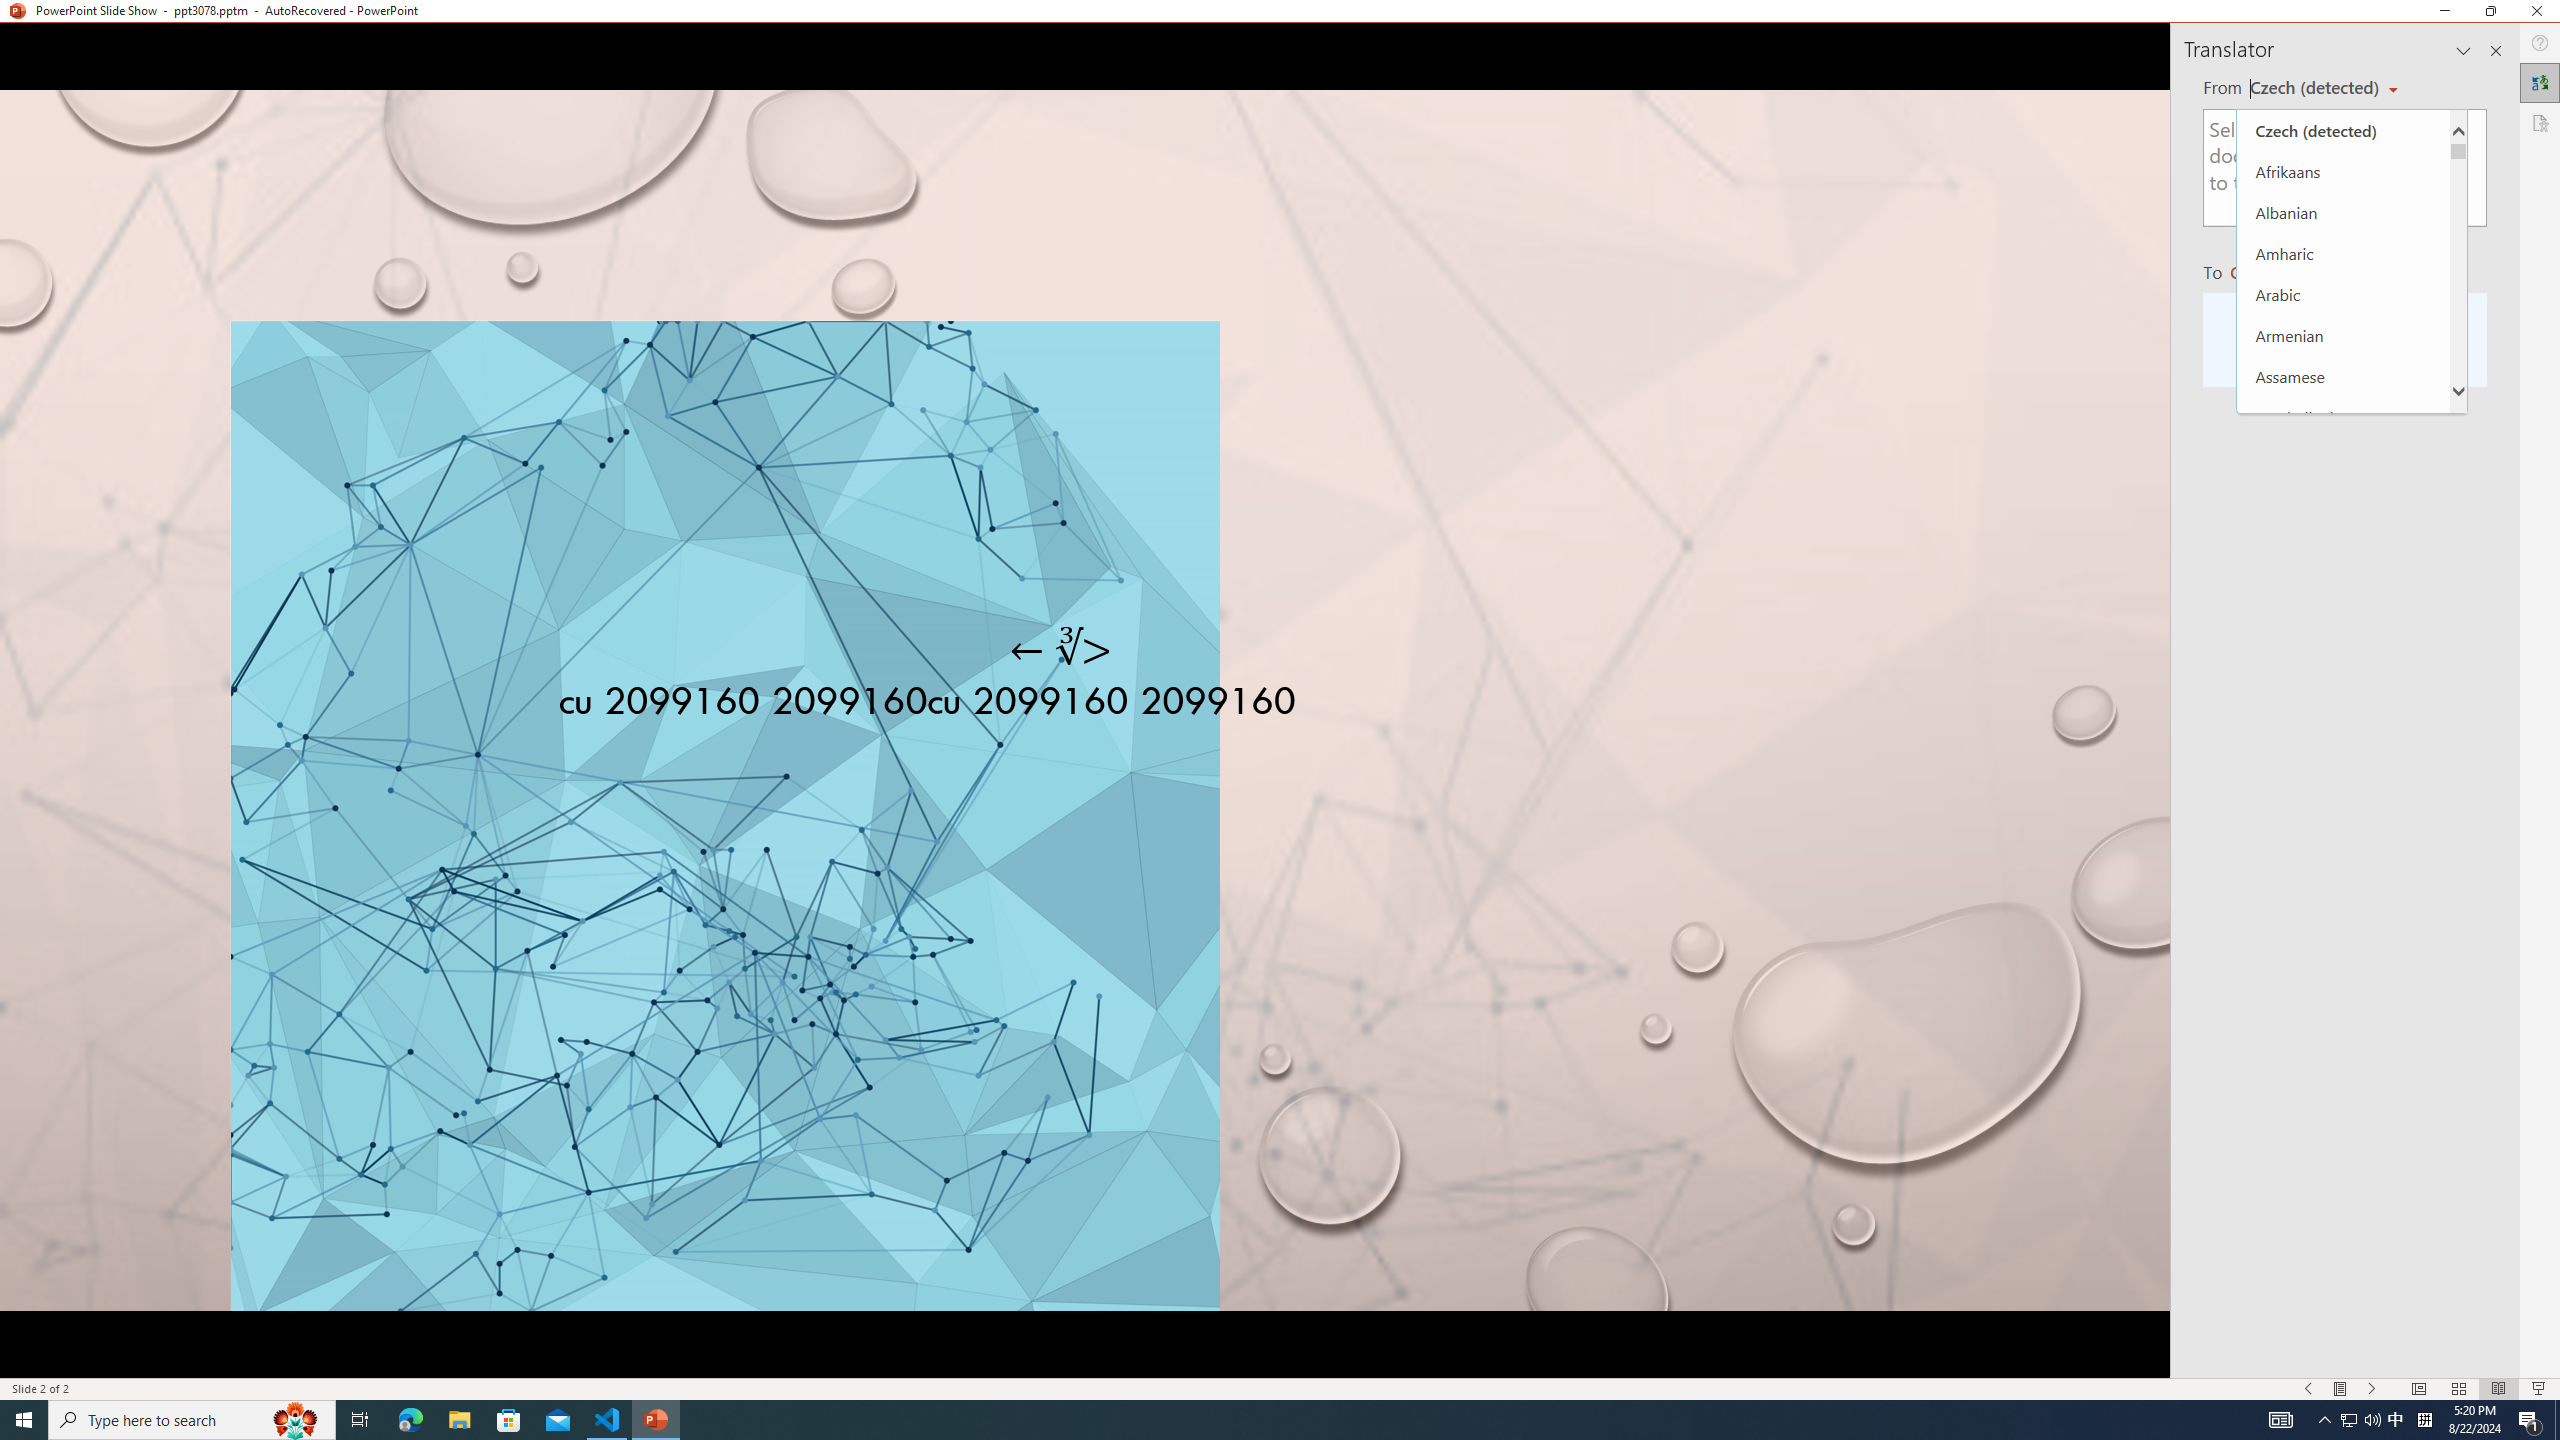 Image resolution: width=2560 pixels, height=1440 pixels. Describe the element at coordinates (2343, 334) in the screenshot. I see `'Armenian'` at that location.